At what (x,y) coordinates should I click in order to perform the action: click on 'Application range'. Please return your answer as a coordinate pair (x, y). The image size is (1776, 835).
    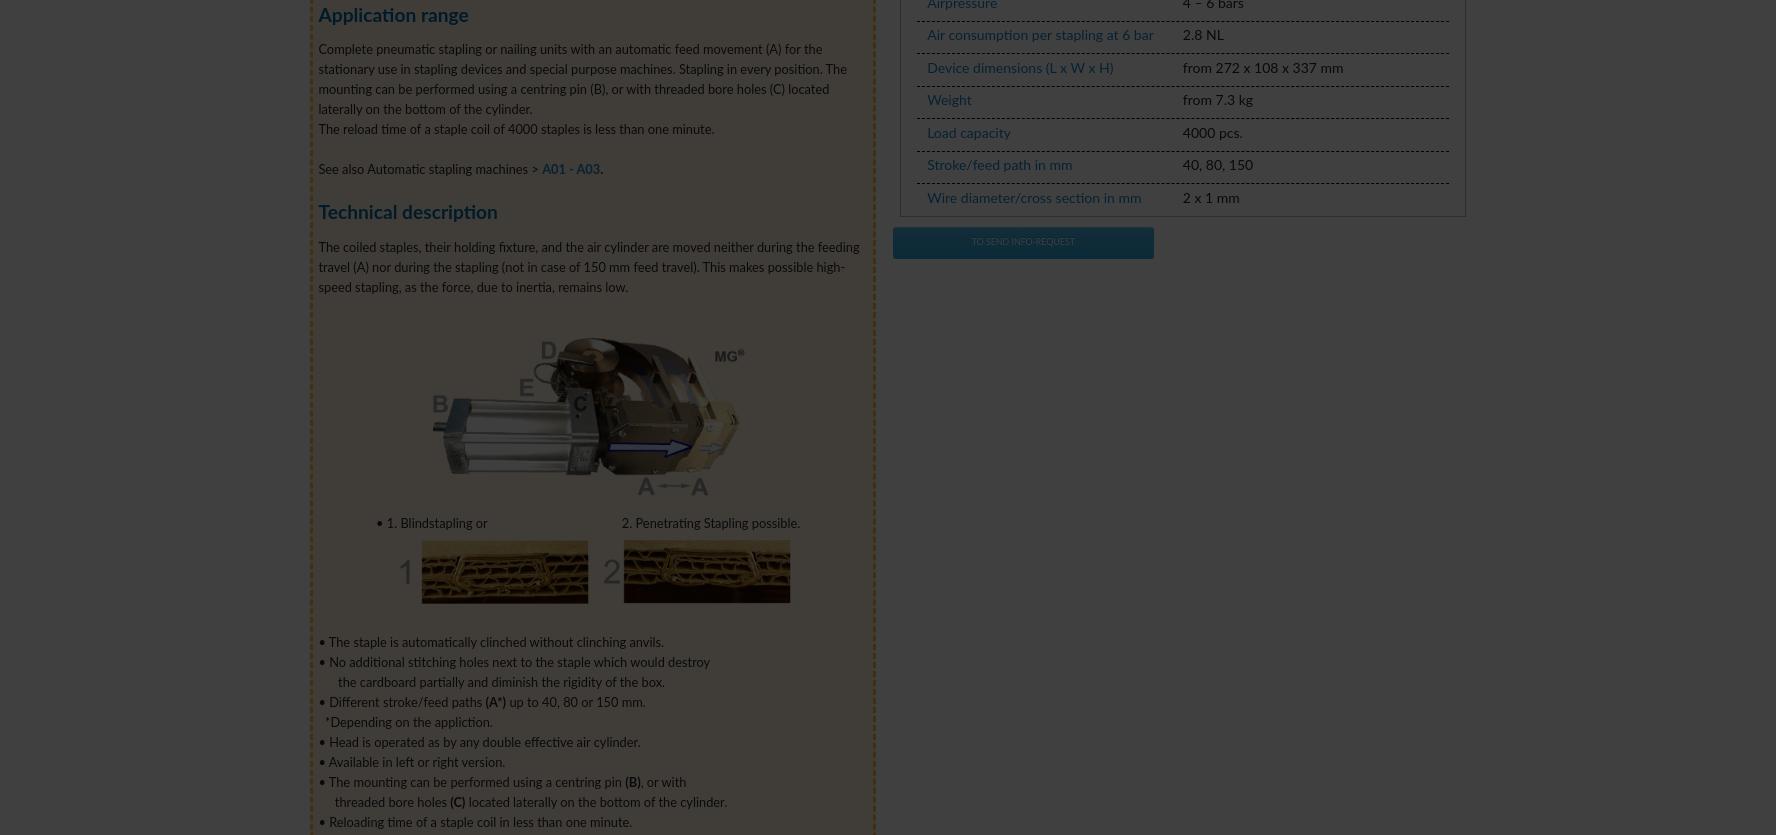
    Looking at the image, I should click on (393, 15).